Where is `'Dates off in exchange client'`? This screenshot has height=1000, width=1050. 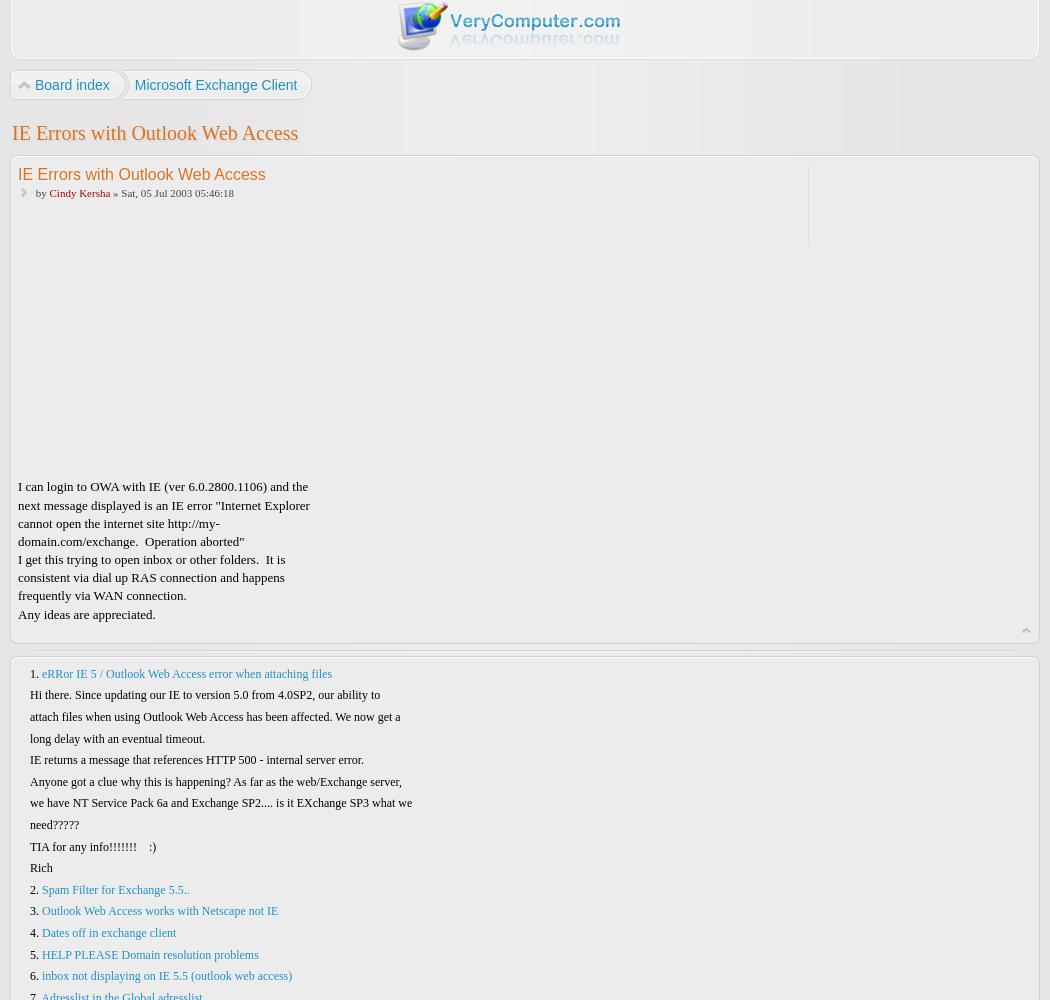
'Dates off in exchange client' is located at coordinates (108, 932).